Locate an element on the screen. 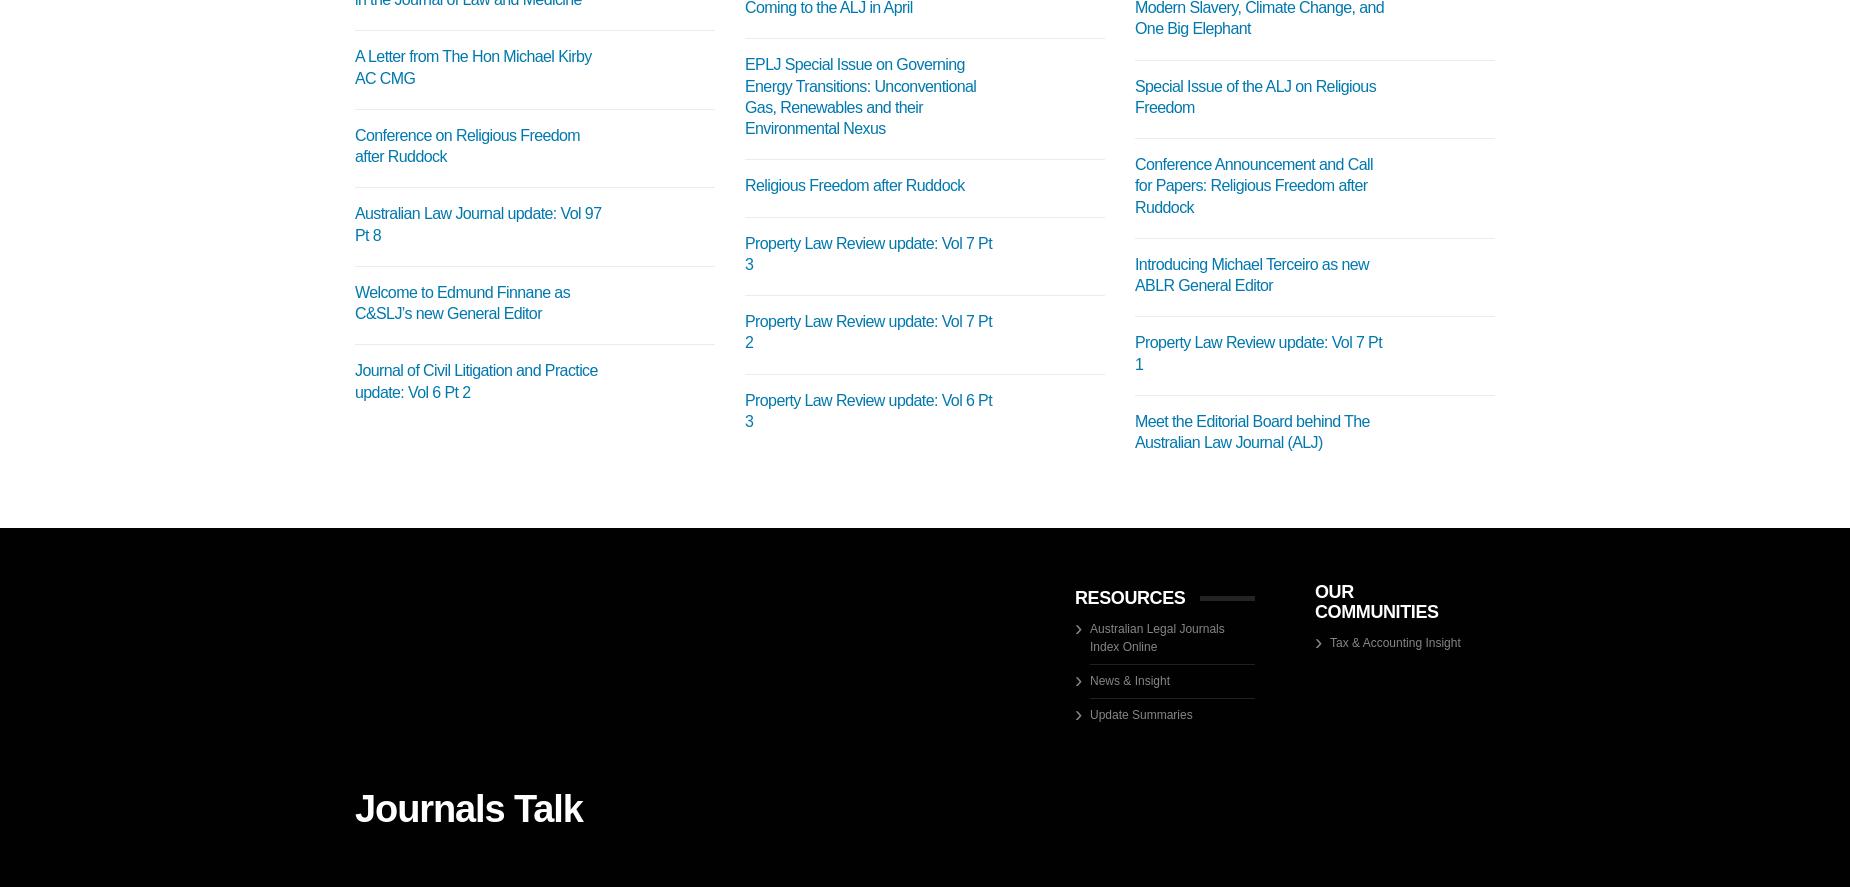 The width and height of the screenshot is (1850, 887). 'EPLJ Special Issue on Governing Energy Transitions: Unconventional Gas, Renewables and their Environmental Nexus' is located at coordinates (860, 95).